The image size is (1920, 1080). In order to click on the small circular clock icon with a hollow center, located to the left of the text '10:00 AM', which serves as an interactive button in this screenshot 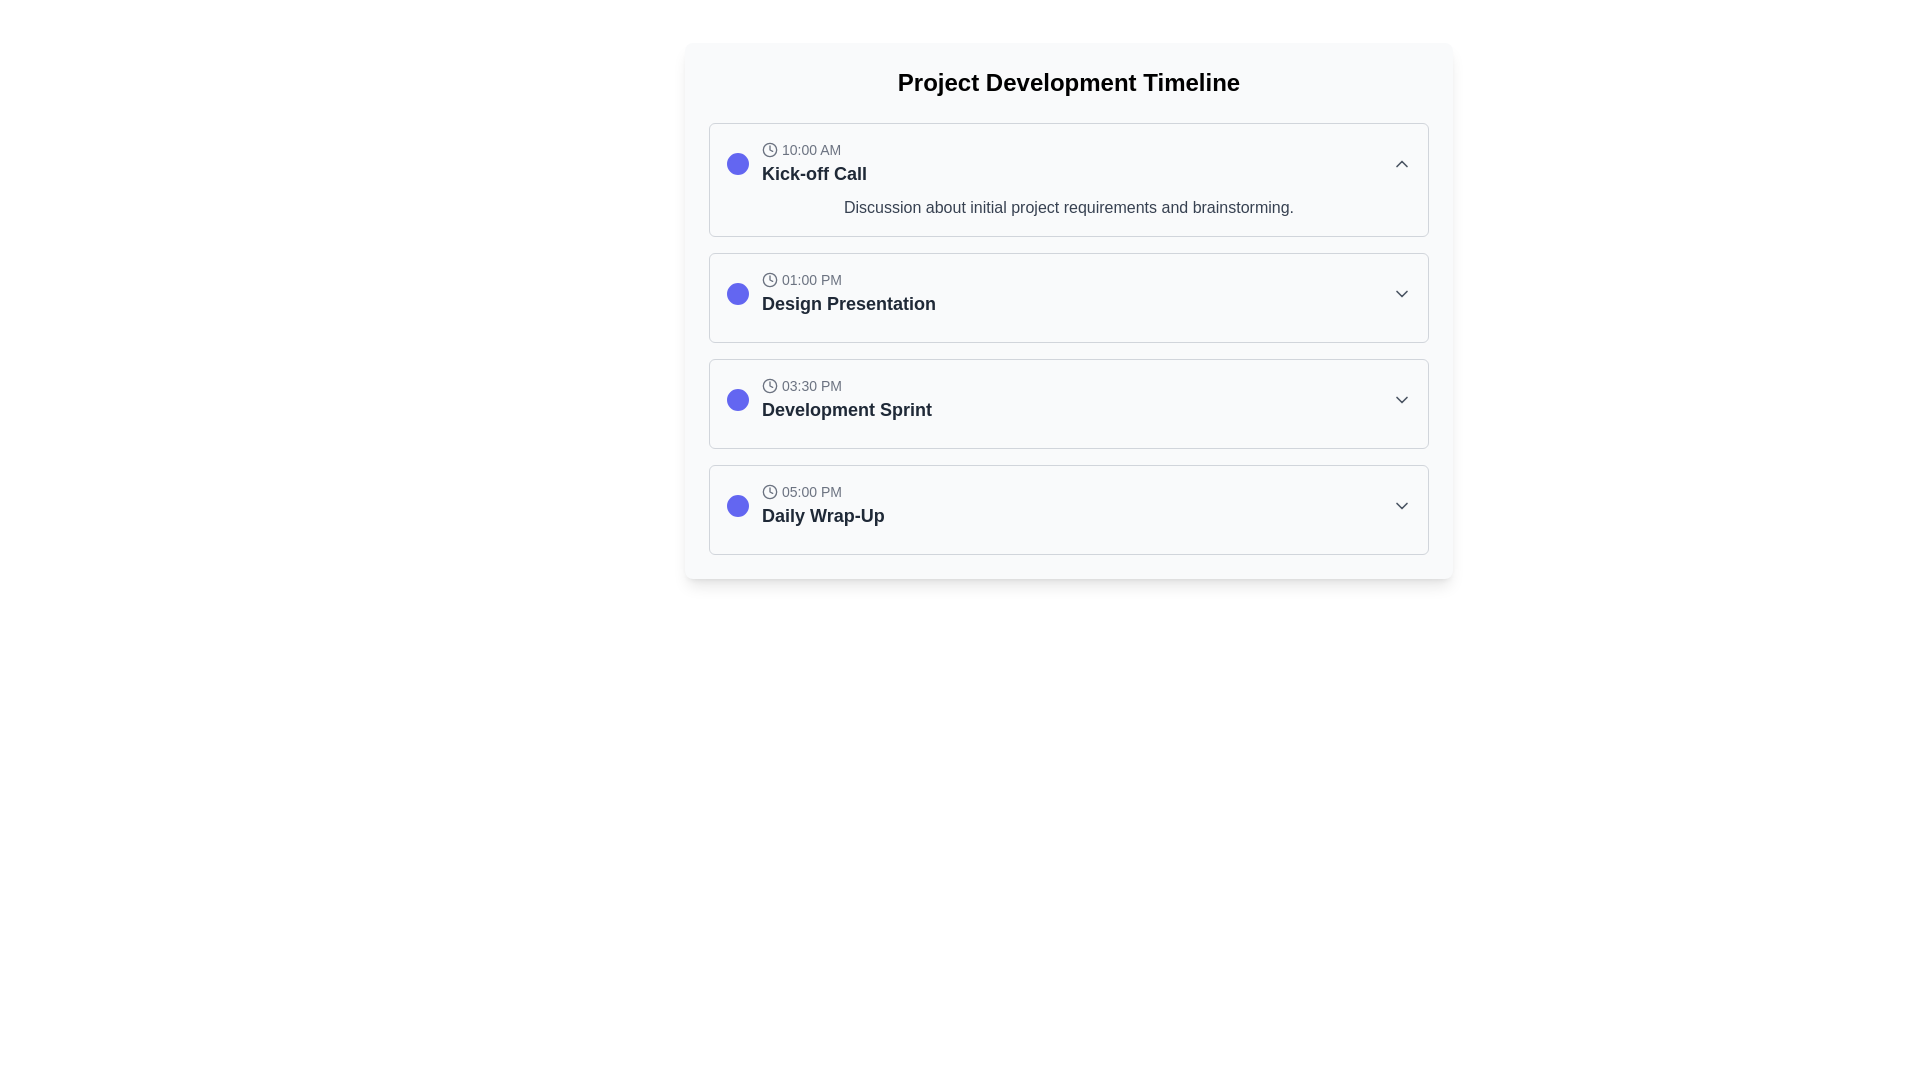, I will do `click(768, 149)`.